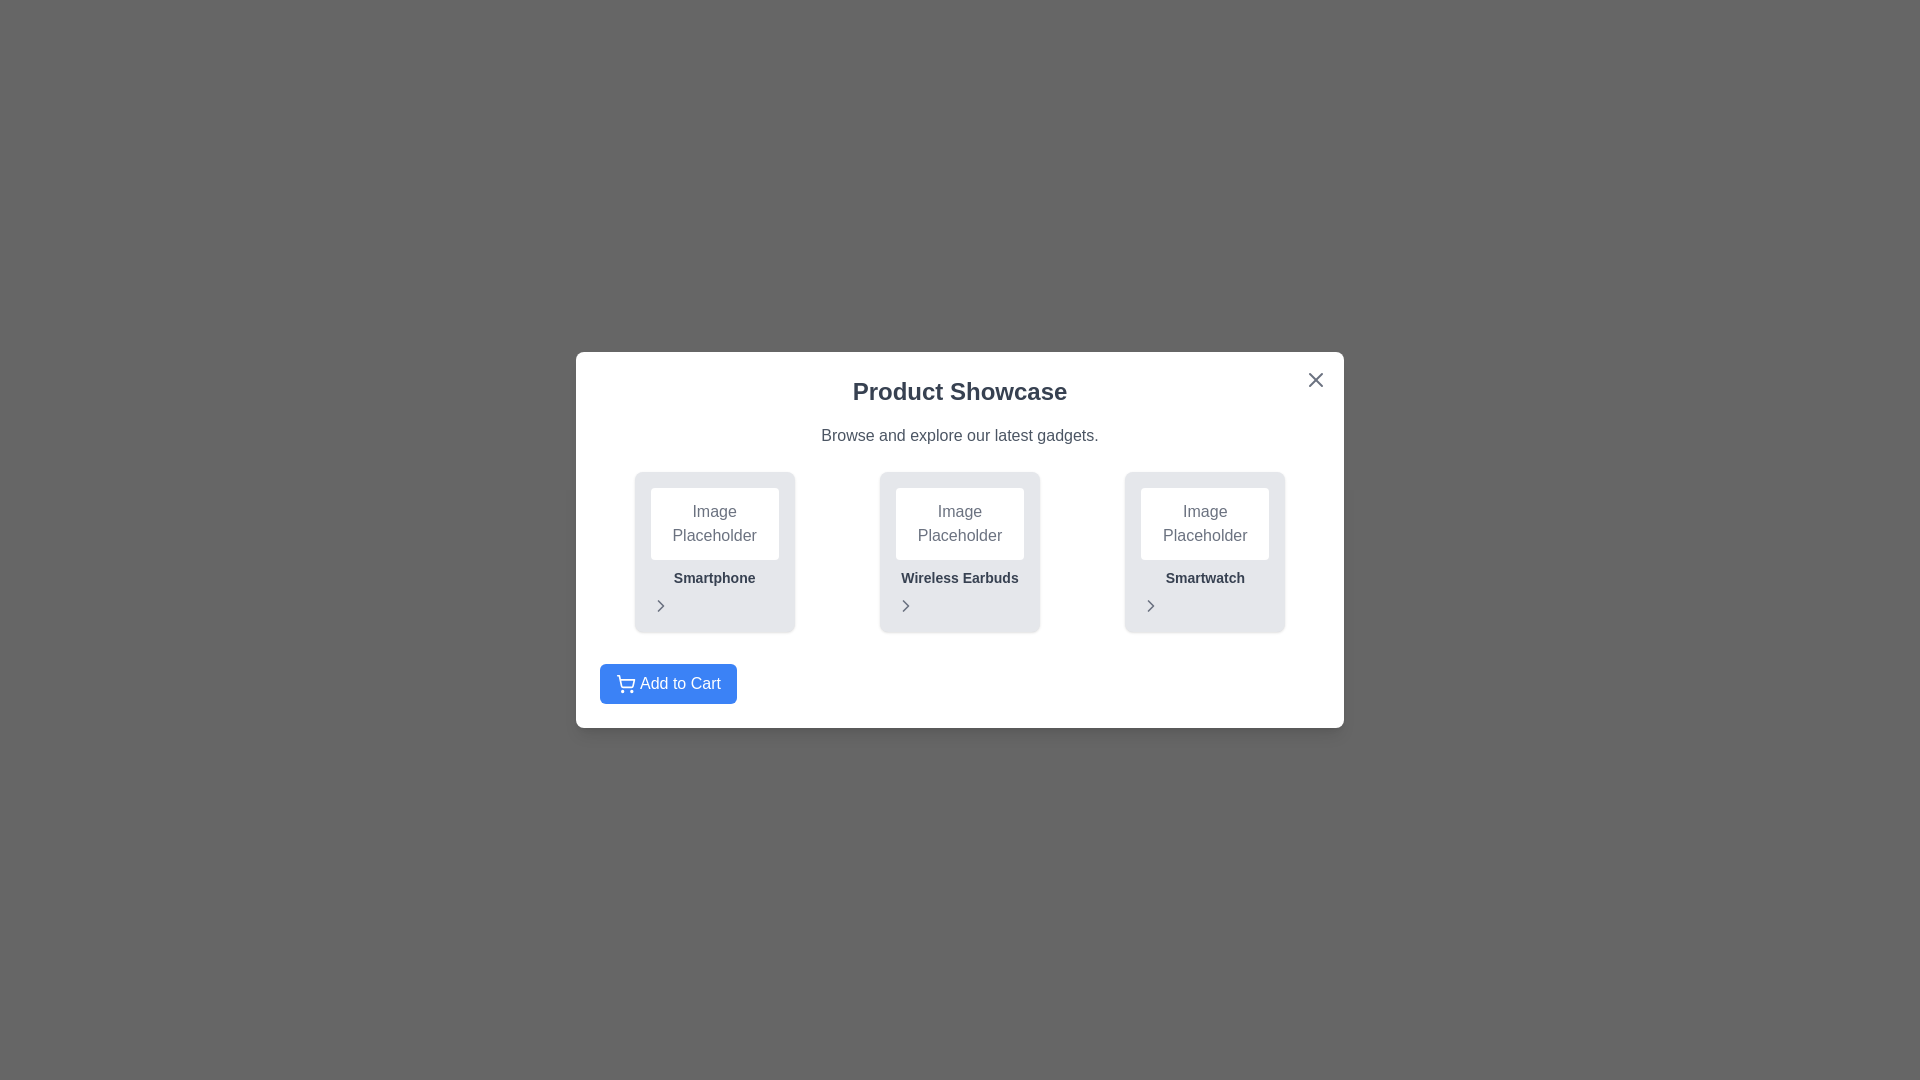 This screenshot has height=1080, width=1920. What do you see at coordinates (960, 434) in the screenshot?
I see `the text label that reads 'Browse and explore our latest gadgets.' located below the header 'Product Showcase' in the upper-center of the modal` at bounding box center [960, 434].